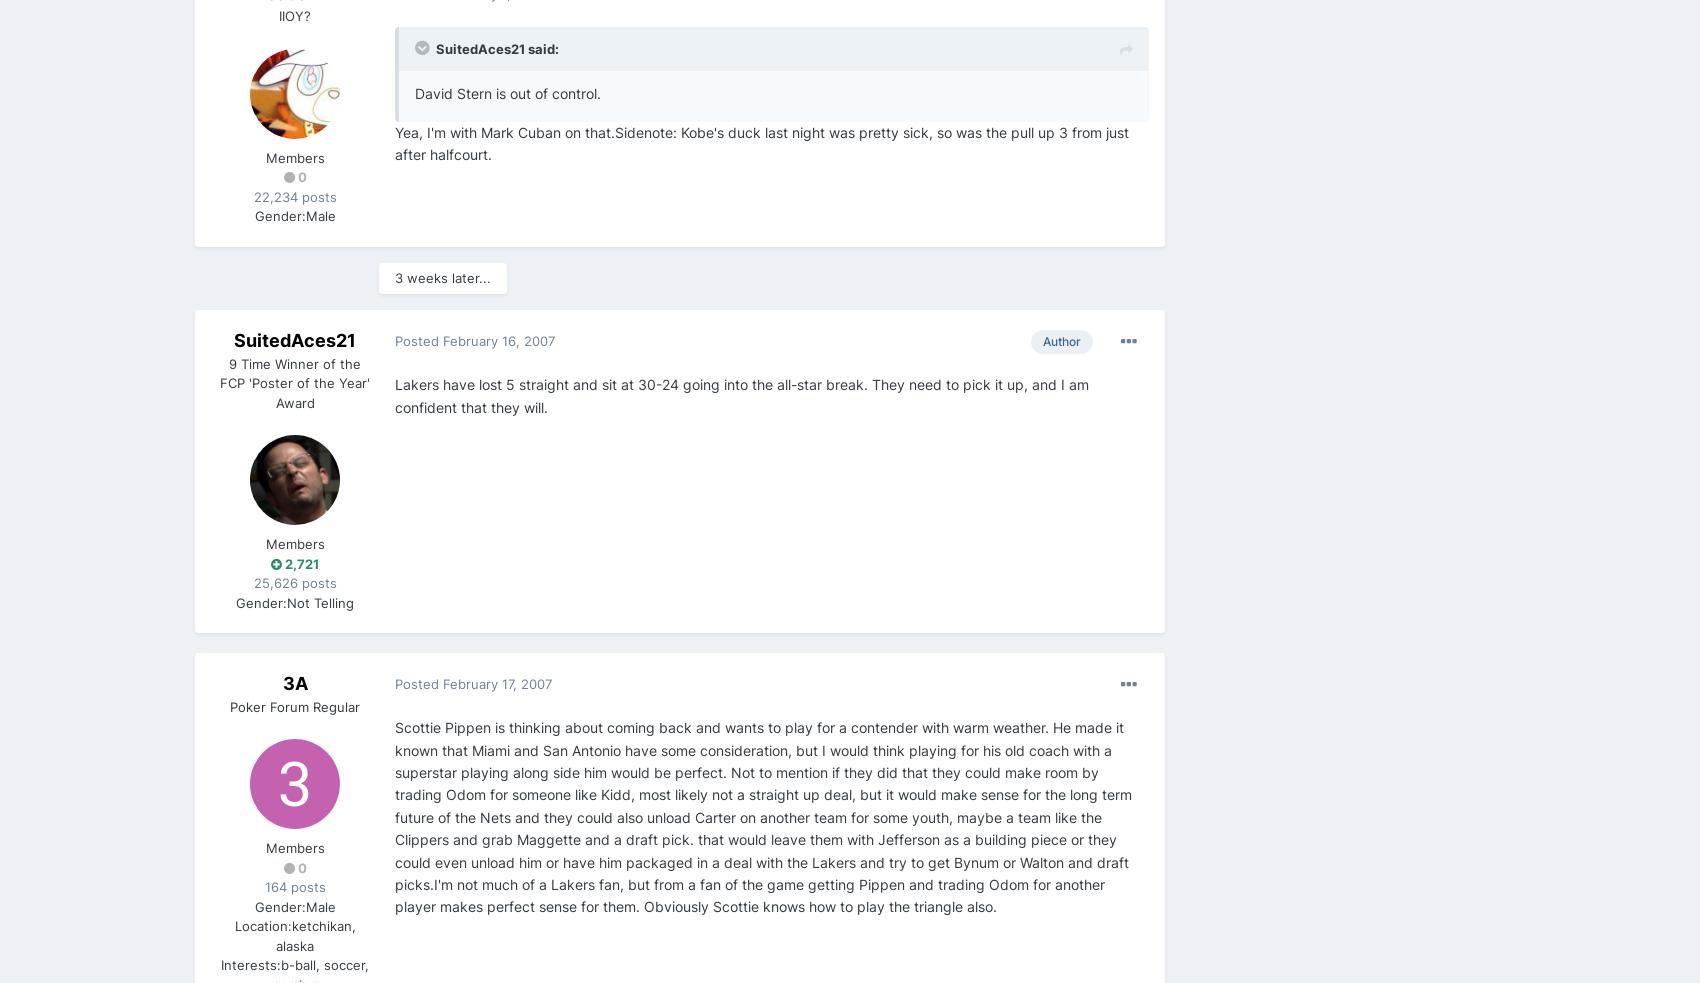 The width and height of the screenshot is (1700, 983). I want to click on '22,234 posts', so click(294, 196).